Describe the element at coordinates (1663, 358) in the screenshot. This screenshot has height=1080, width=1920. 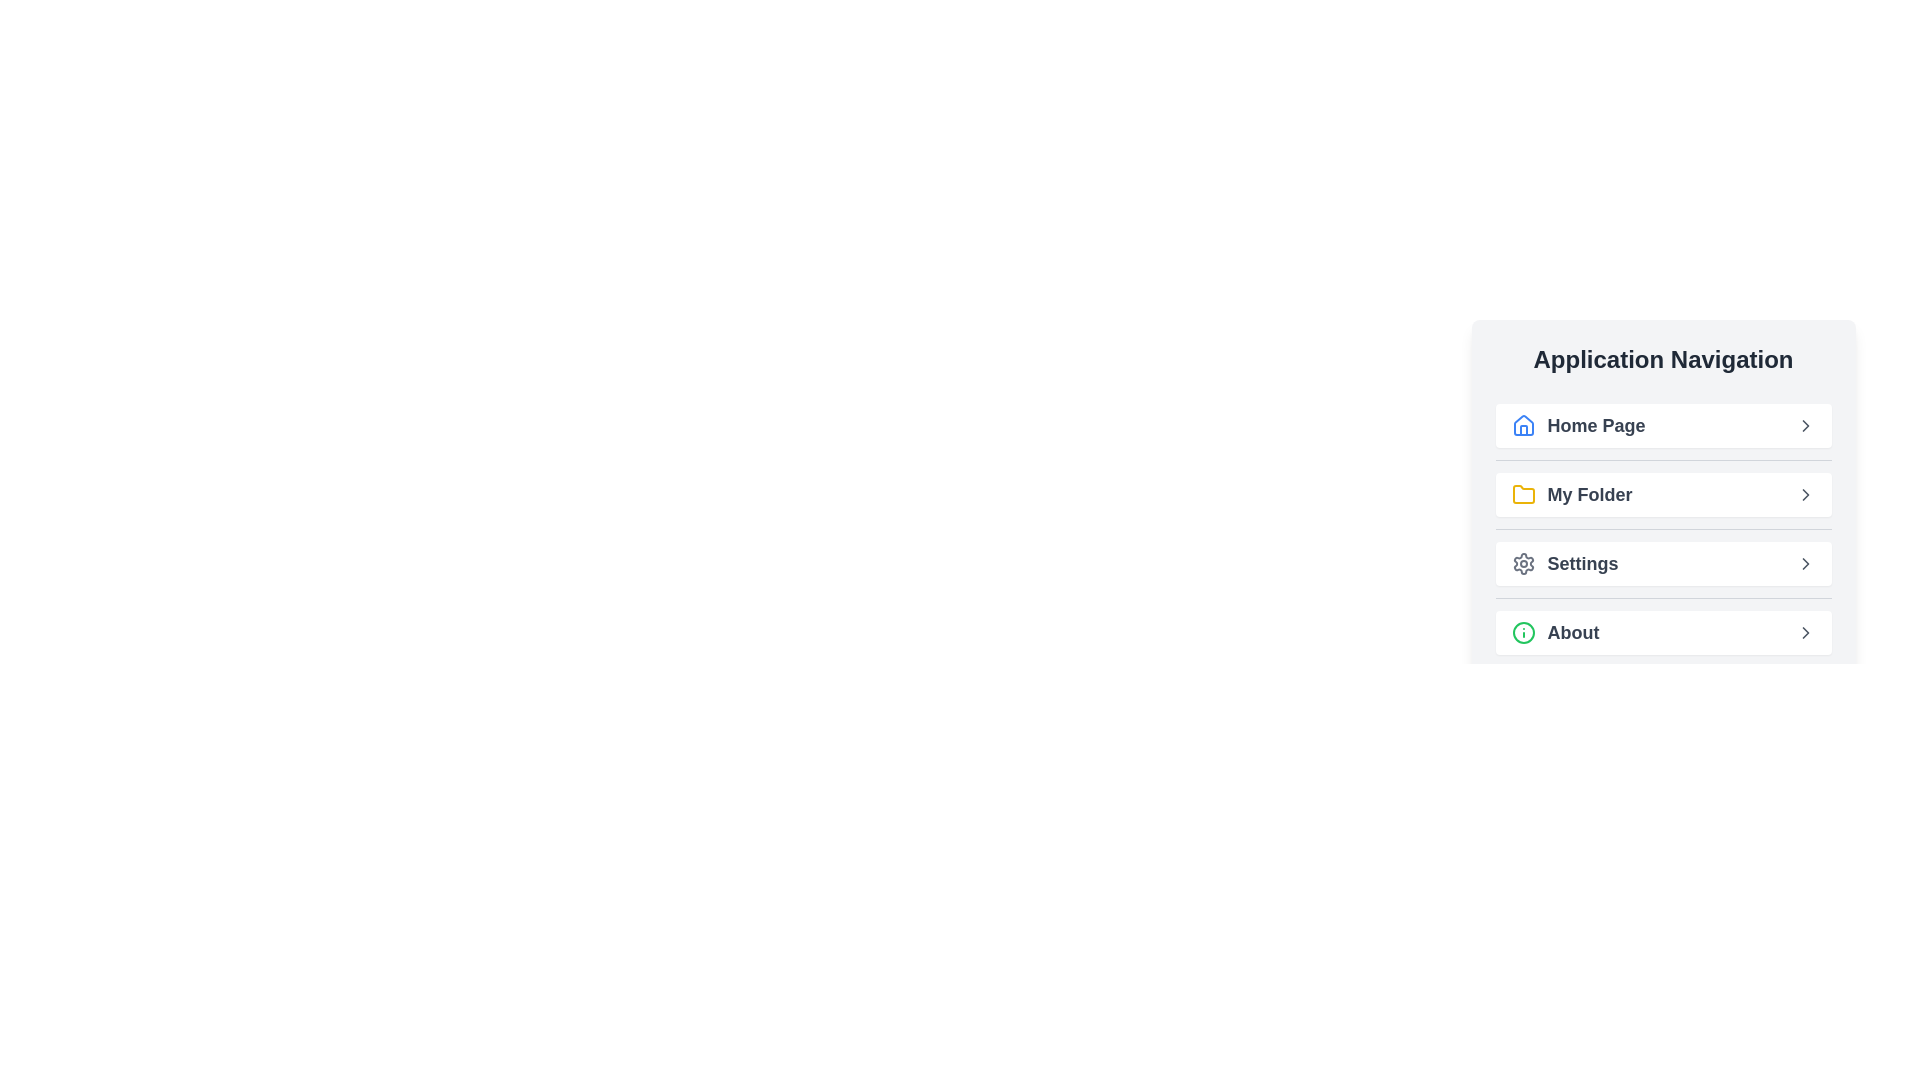
I see `the static text header labeled 'Application Navigation', which is styled with a bold, large font in dark gray and positioned at the top of the navigation panel` at that location.